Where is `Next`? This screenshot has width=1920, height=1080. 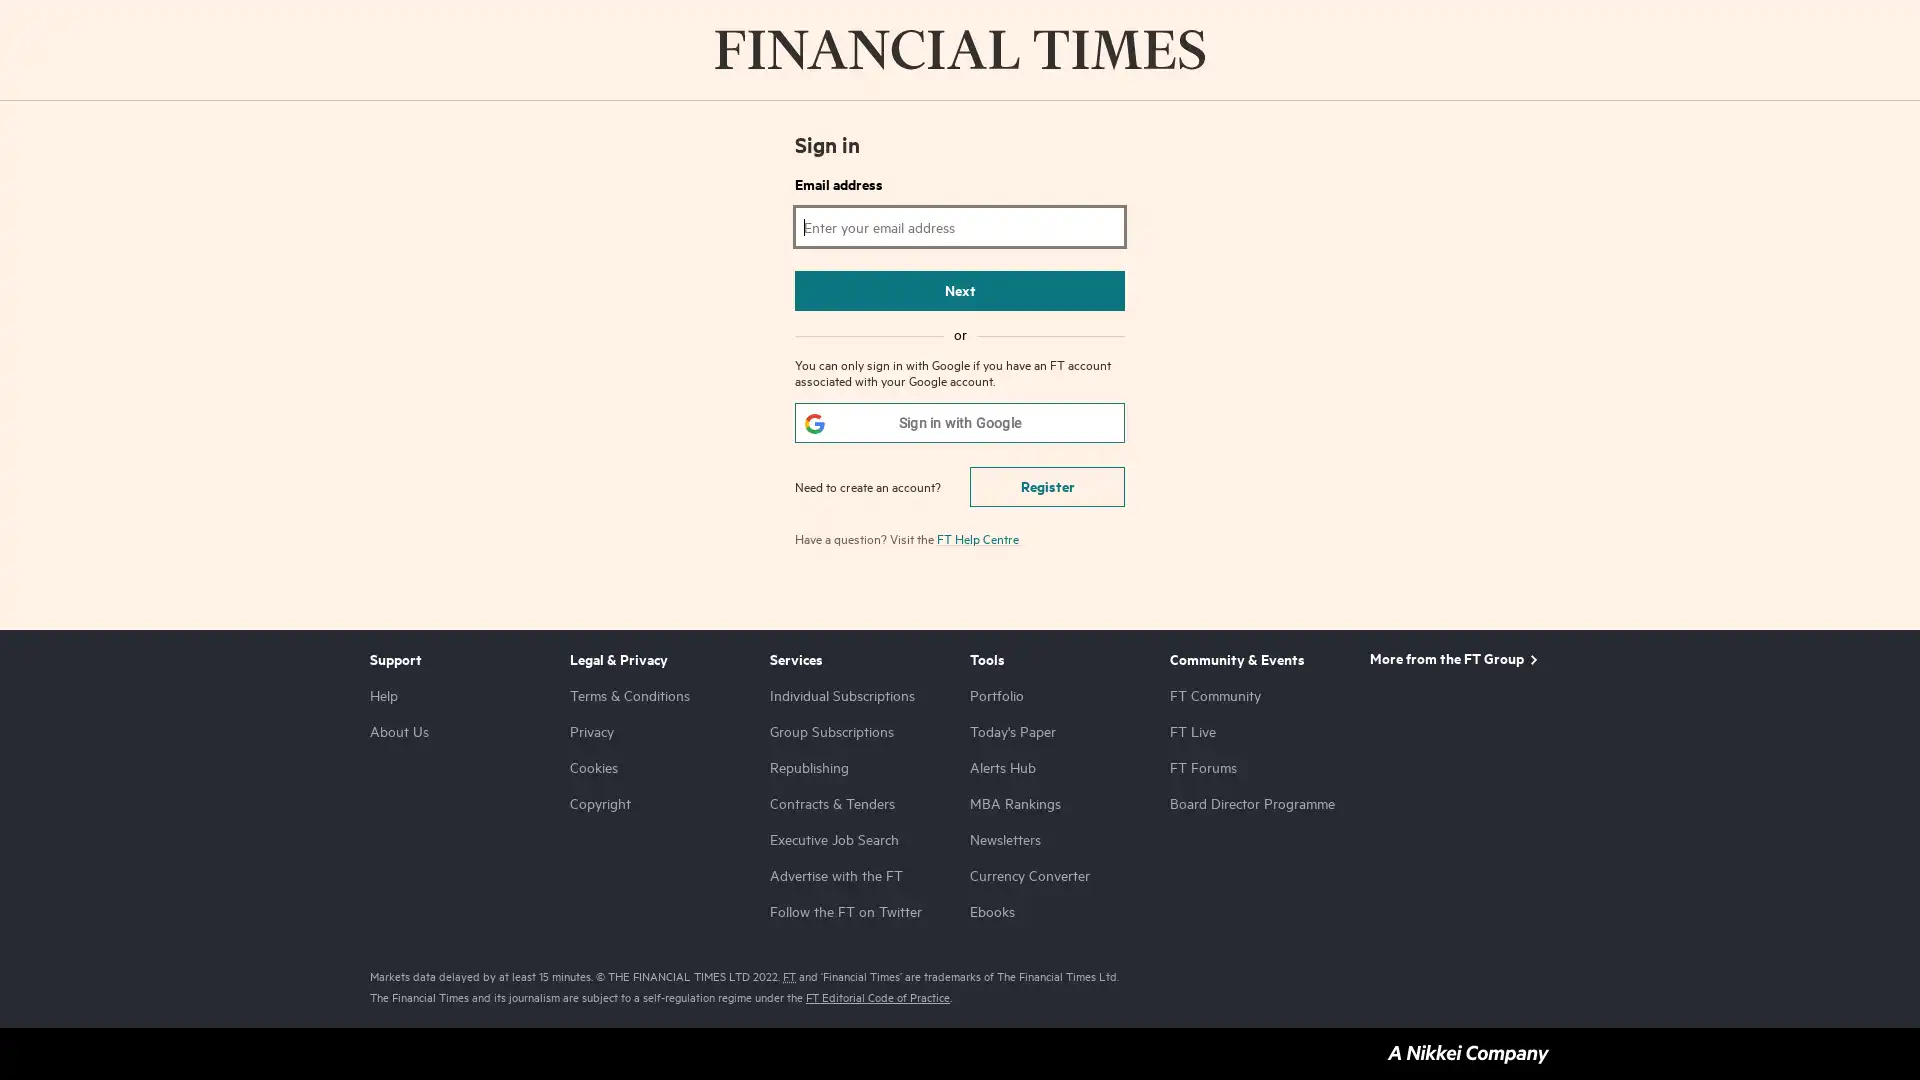 Next is located at coordinates (960, 290).